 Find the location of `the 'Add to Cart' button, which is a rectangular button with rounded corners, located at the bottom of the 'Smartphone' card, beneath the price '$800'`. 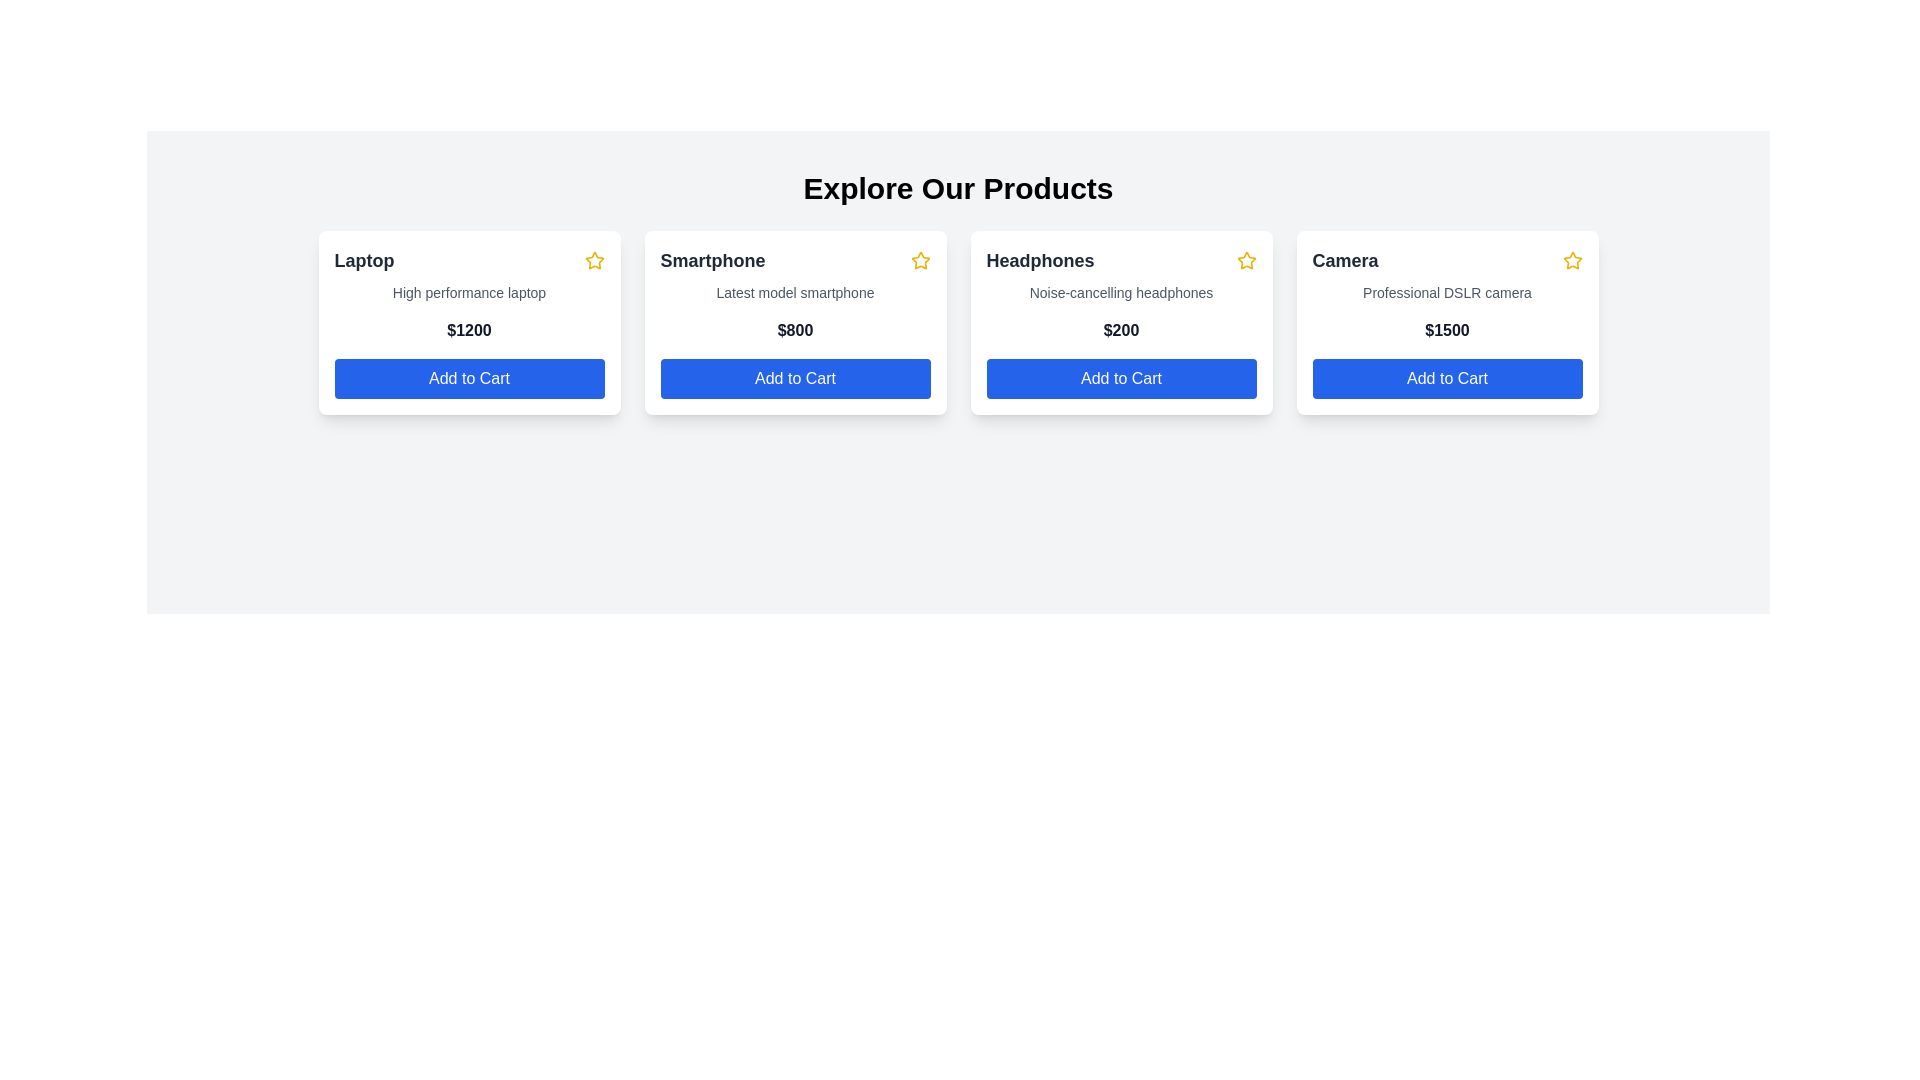

the 'Add to Cart' button, which is a rectangular button with rounded corners, located at the bottom of the 'Smartphone' card, beneath the price '$800' is located at coordinates (794, 378).